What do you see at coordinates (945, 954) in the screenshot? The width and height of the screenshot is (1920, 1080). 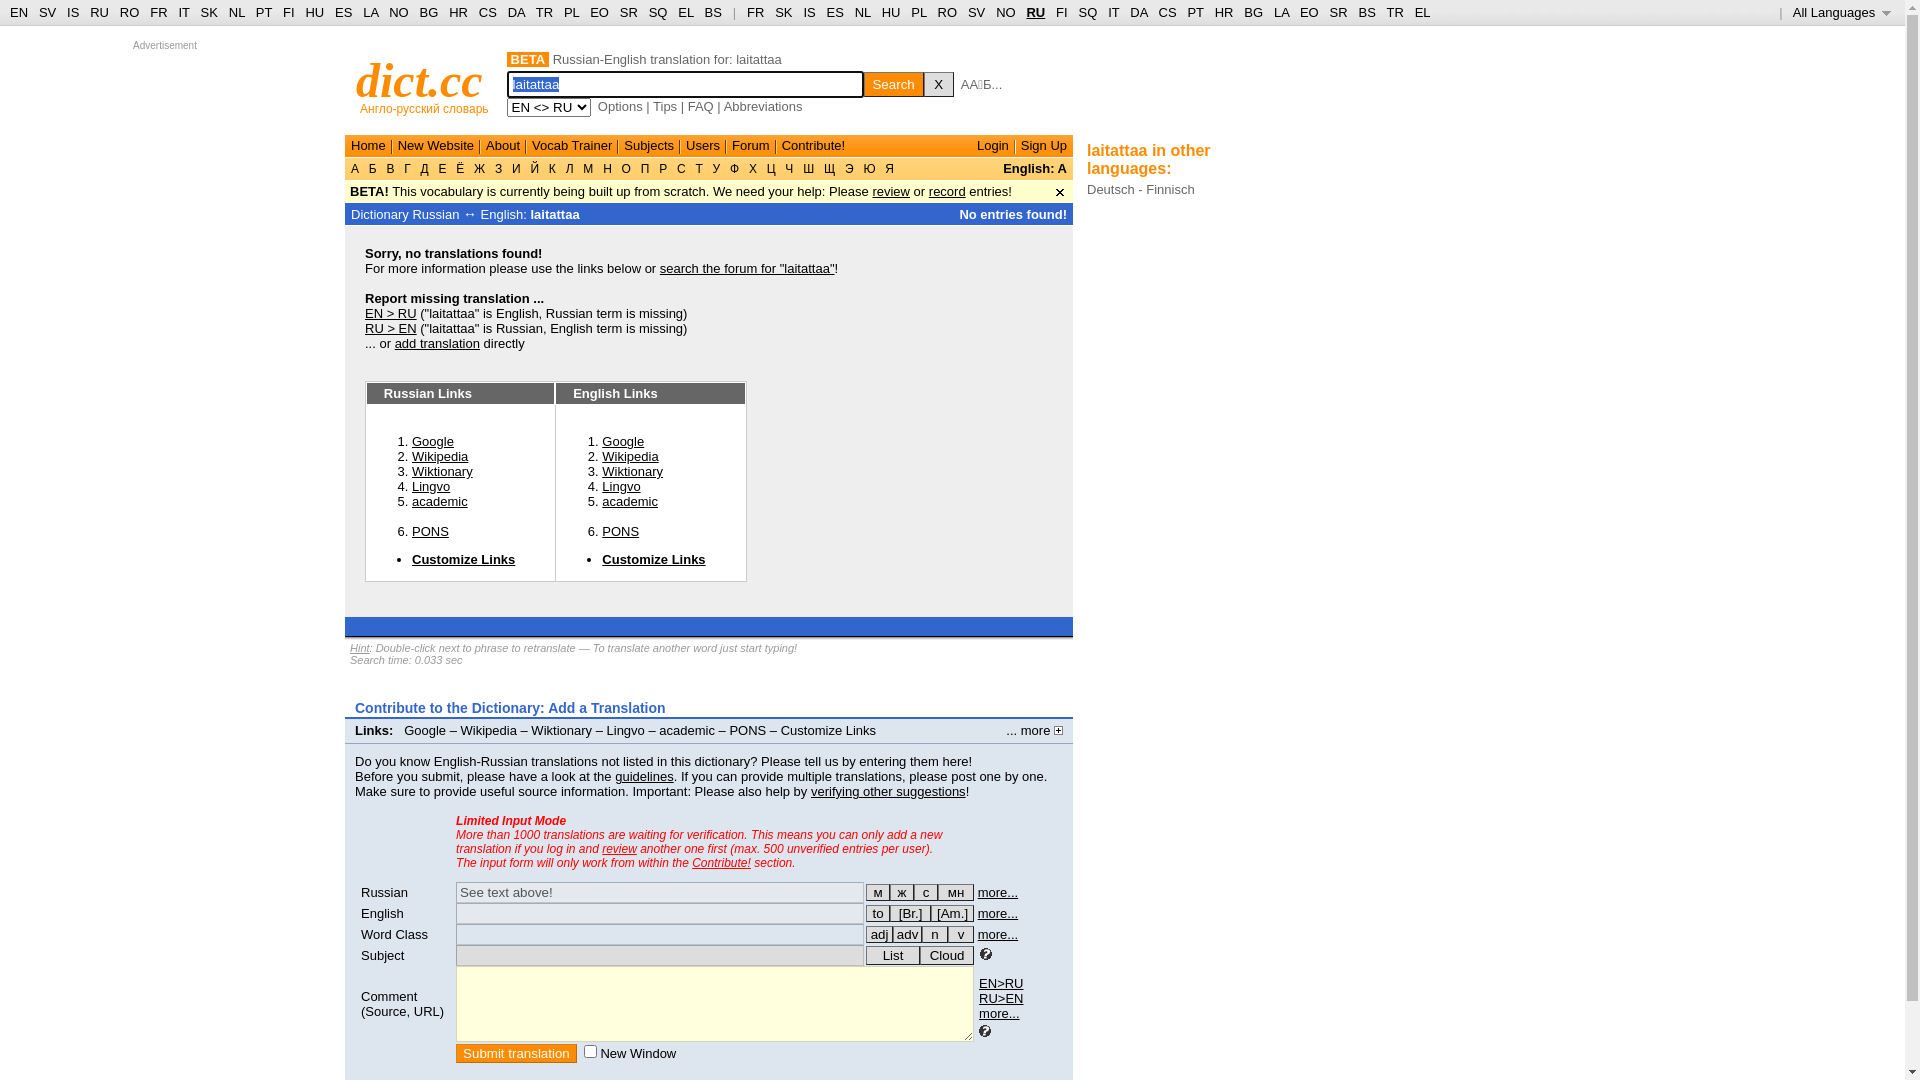 I see `'Cloud'` at bounding box center [945, 954].